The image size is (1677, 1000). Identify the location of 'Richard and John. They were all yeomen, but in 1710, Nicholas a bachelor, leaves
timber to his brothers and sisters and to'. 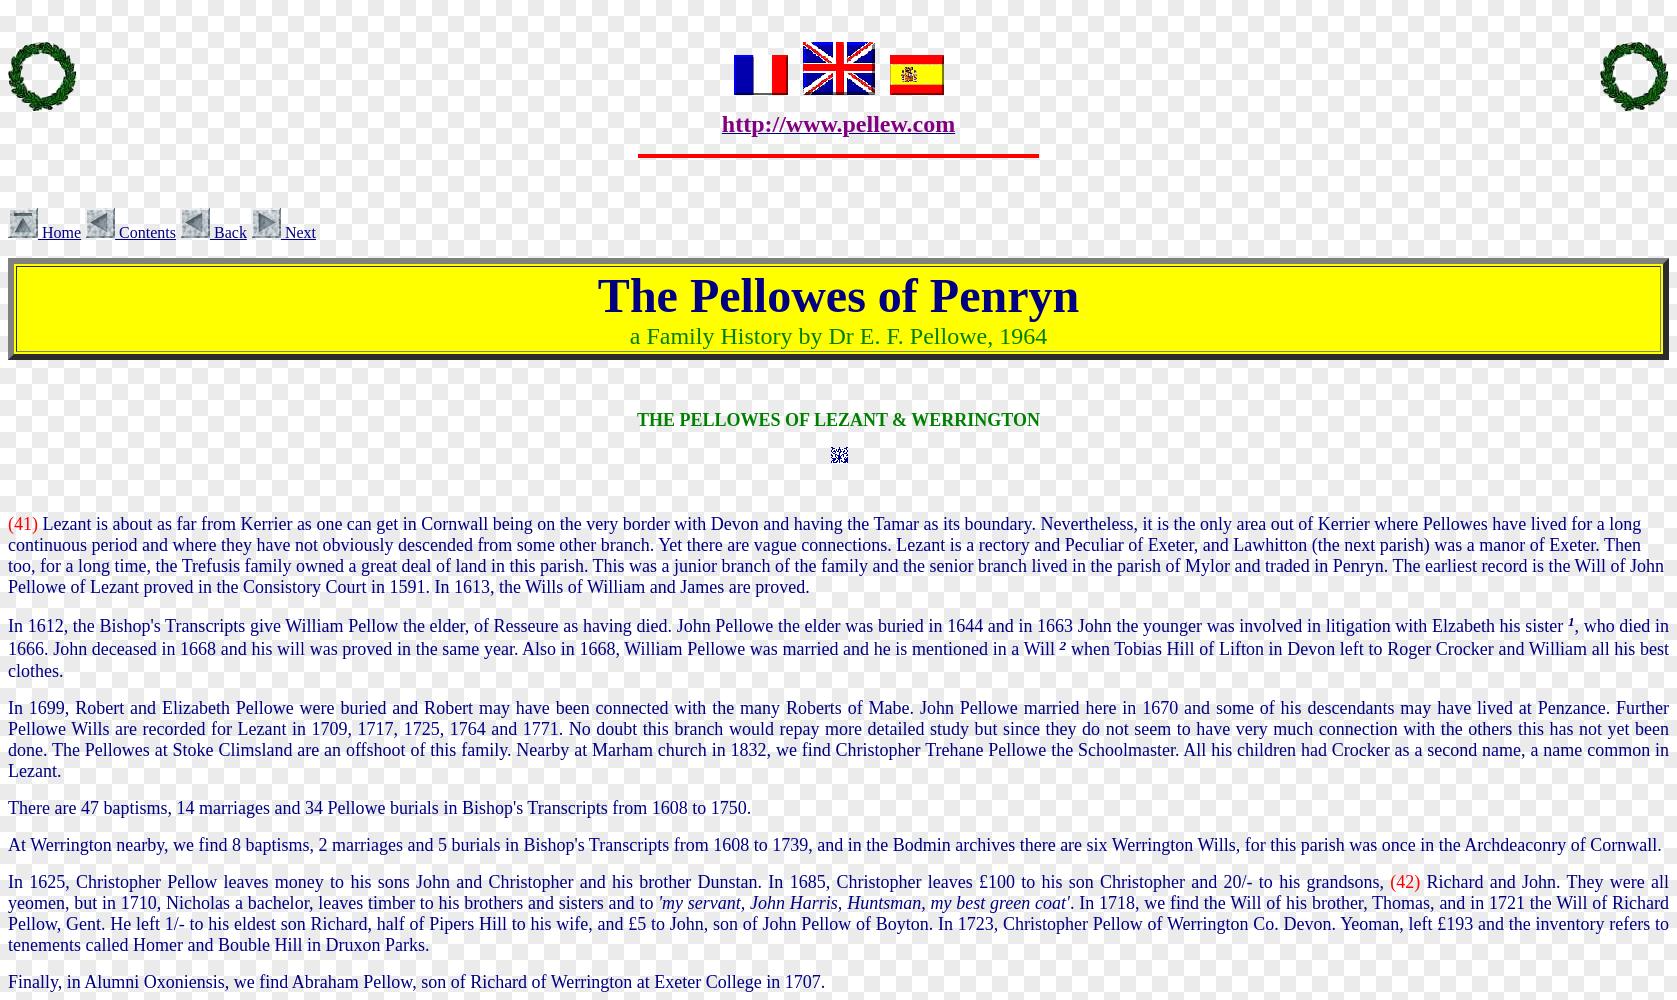
(837, 891).